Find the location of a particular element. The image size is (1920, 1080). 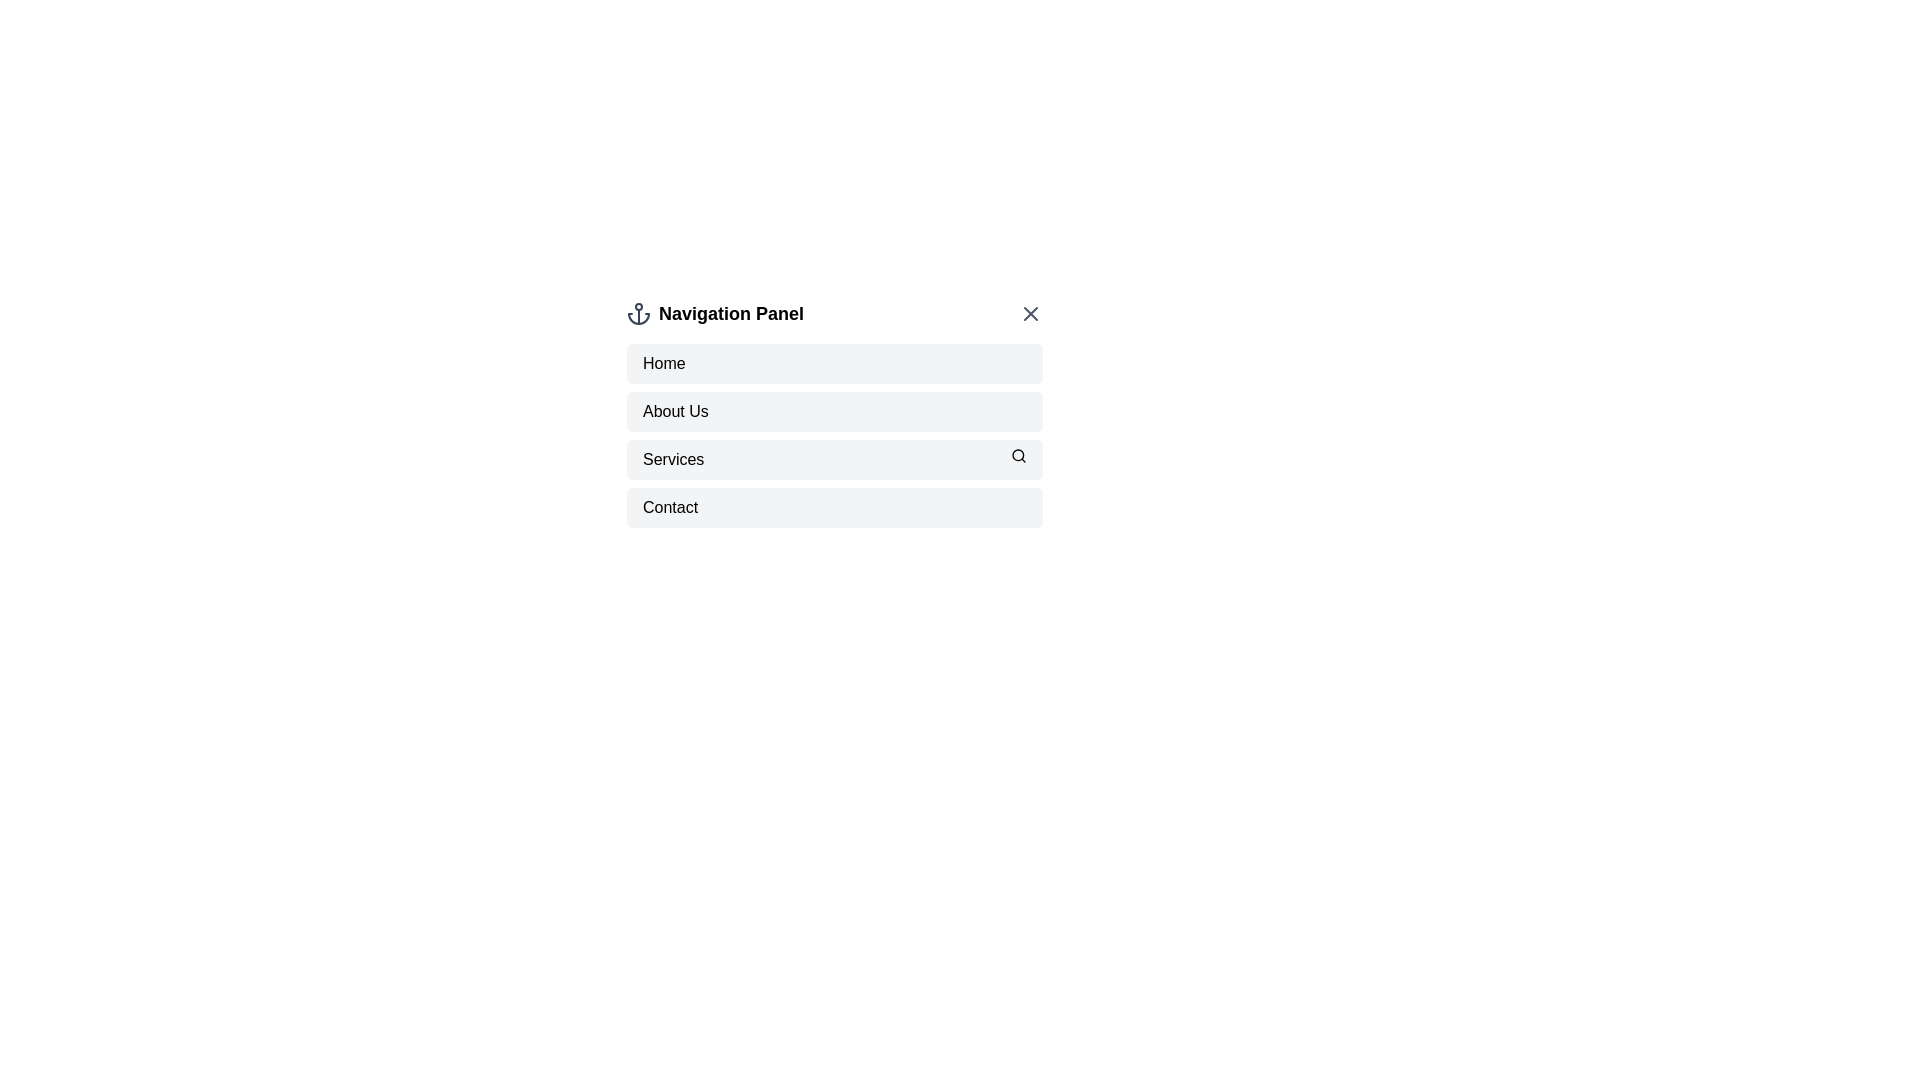

the magnifying glass icon located to the far right within the 'Services' menu entry is located at coordinates (1018, 455).